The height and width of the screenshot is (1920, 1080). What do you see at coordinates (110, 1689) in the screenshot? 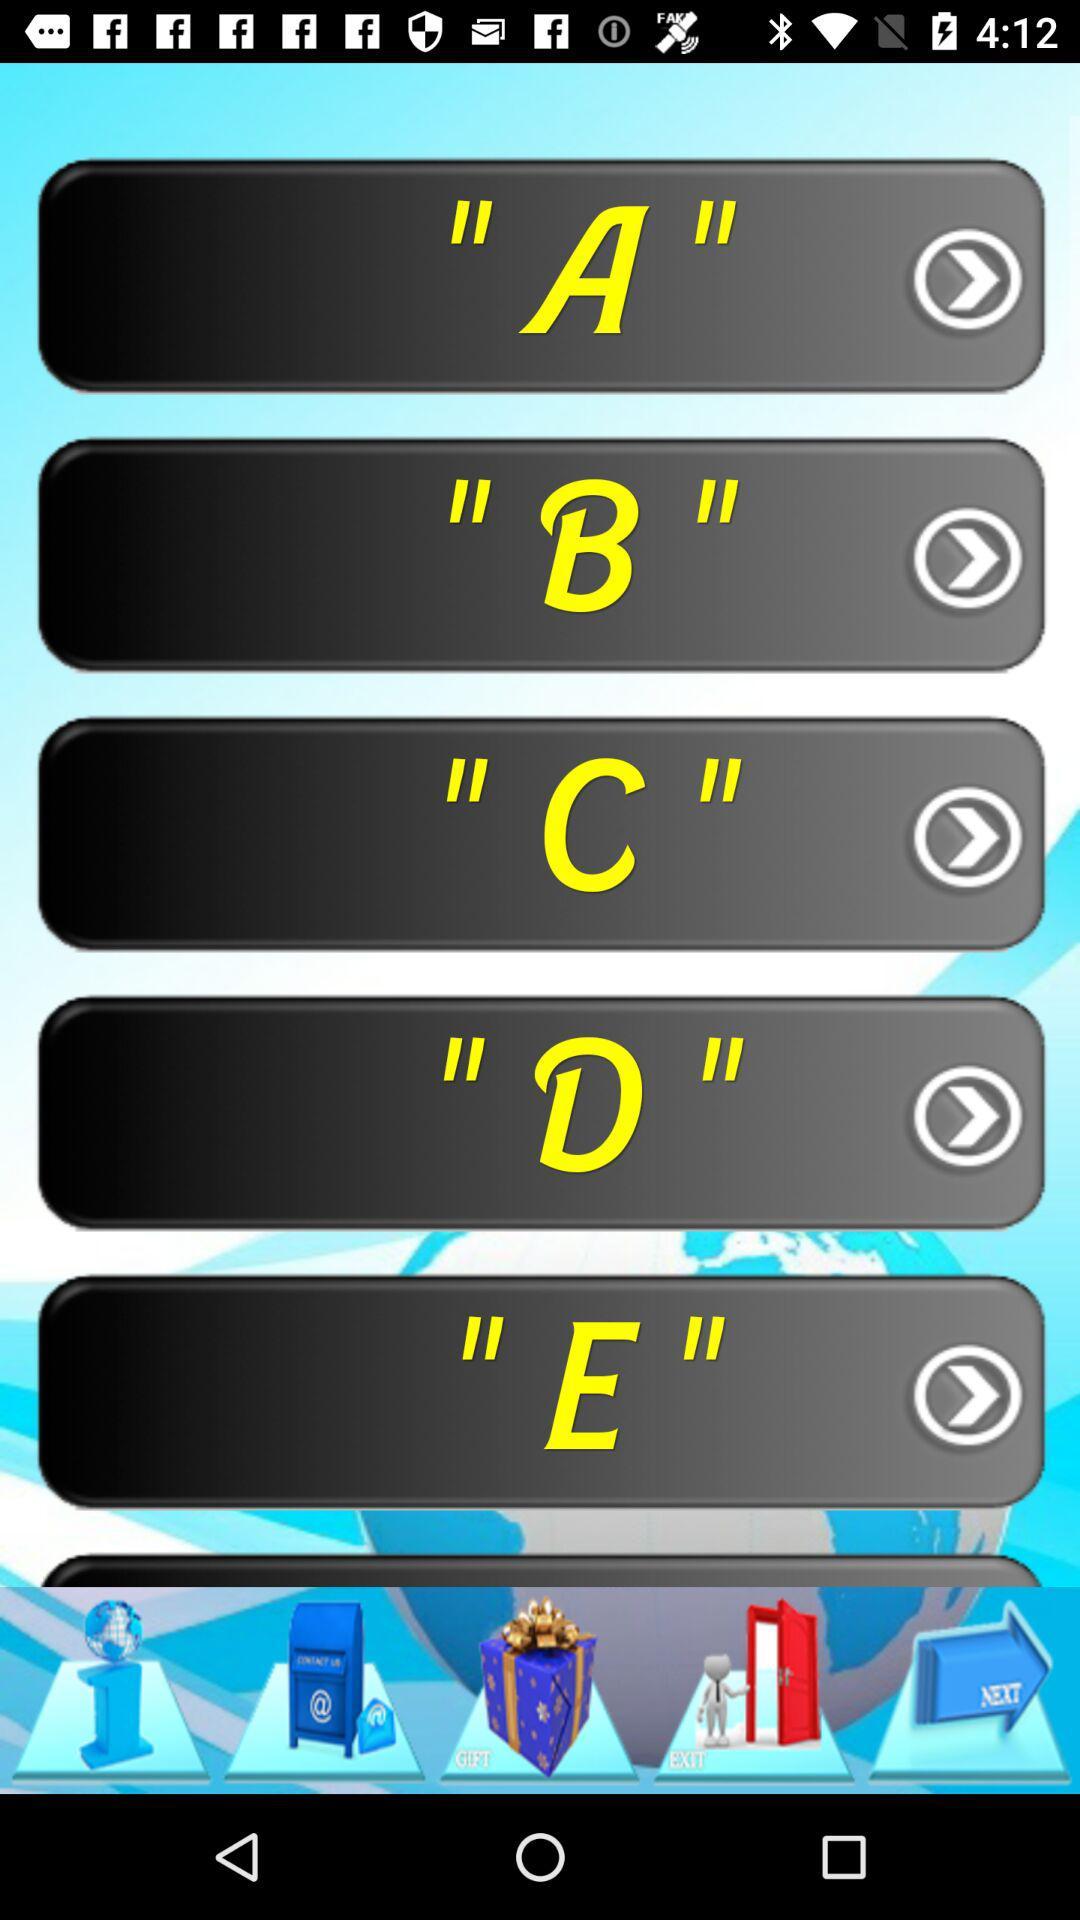
I see `the item below the   " f " icon` at bounding box center [110, 1689].